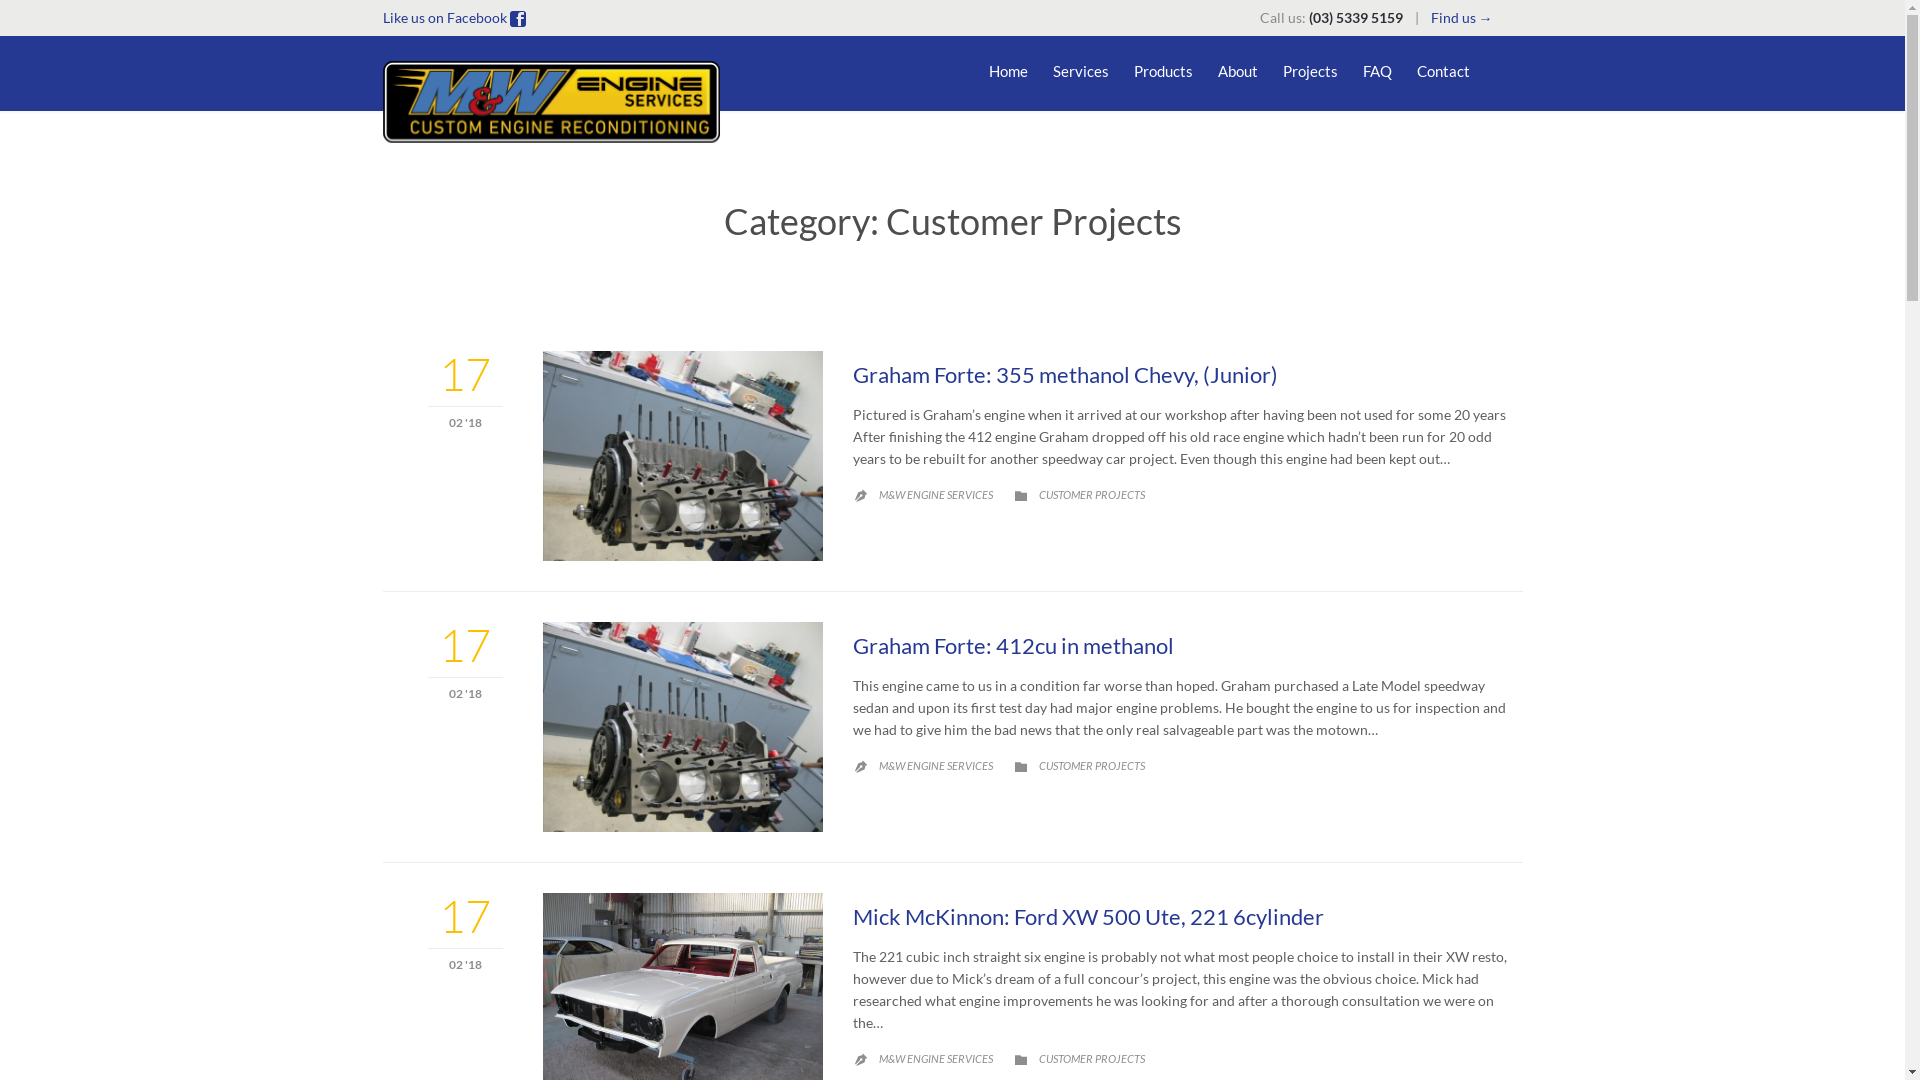 Image resolution: width=1920 pixels, height=1080 pixels. Describe the element at coordinates (1217, 72) in the screenshot. I see `'About'` at that location.